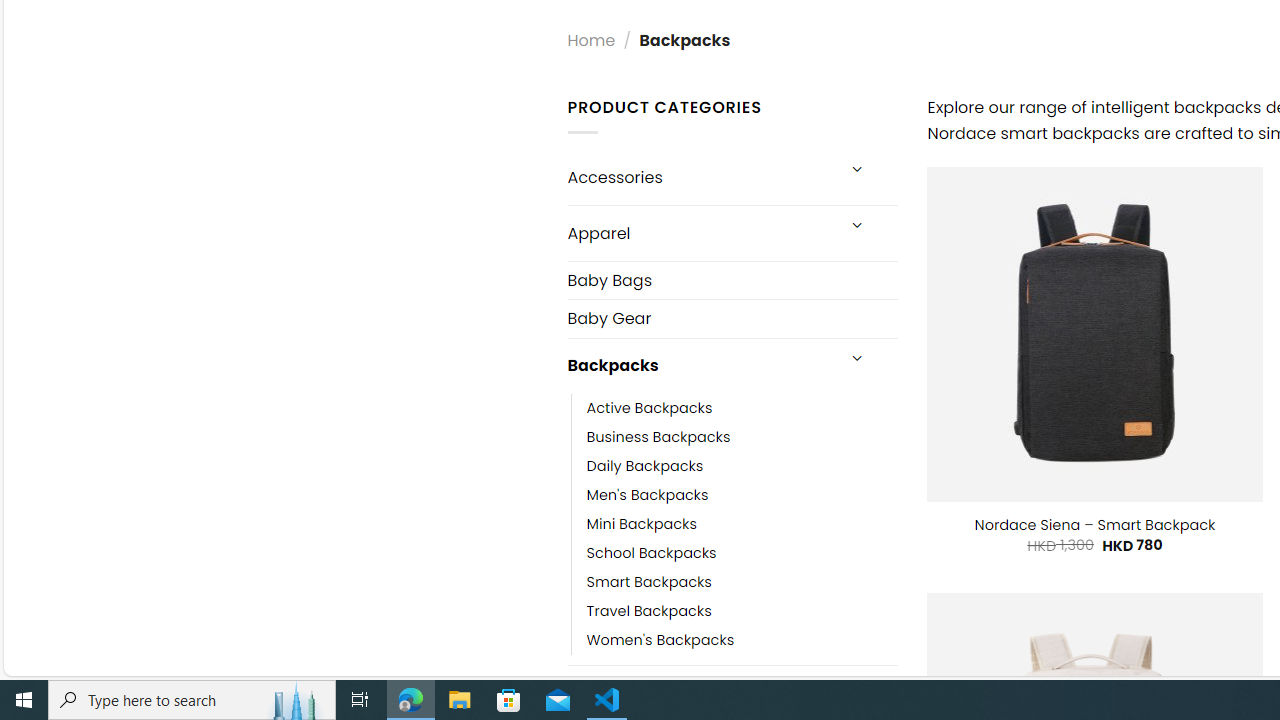 The image size is (1280, 720). What do you see at coordinates (700, 176) in the screenshot?
I see `'Accessories'` at bounding box center [700, 176].